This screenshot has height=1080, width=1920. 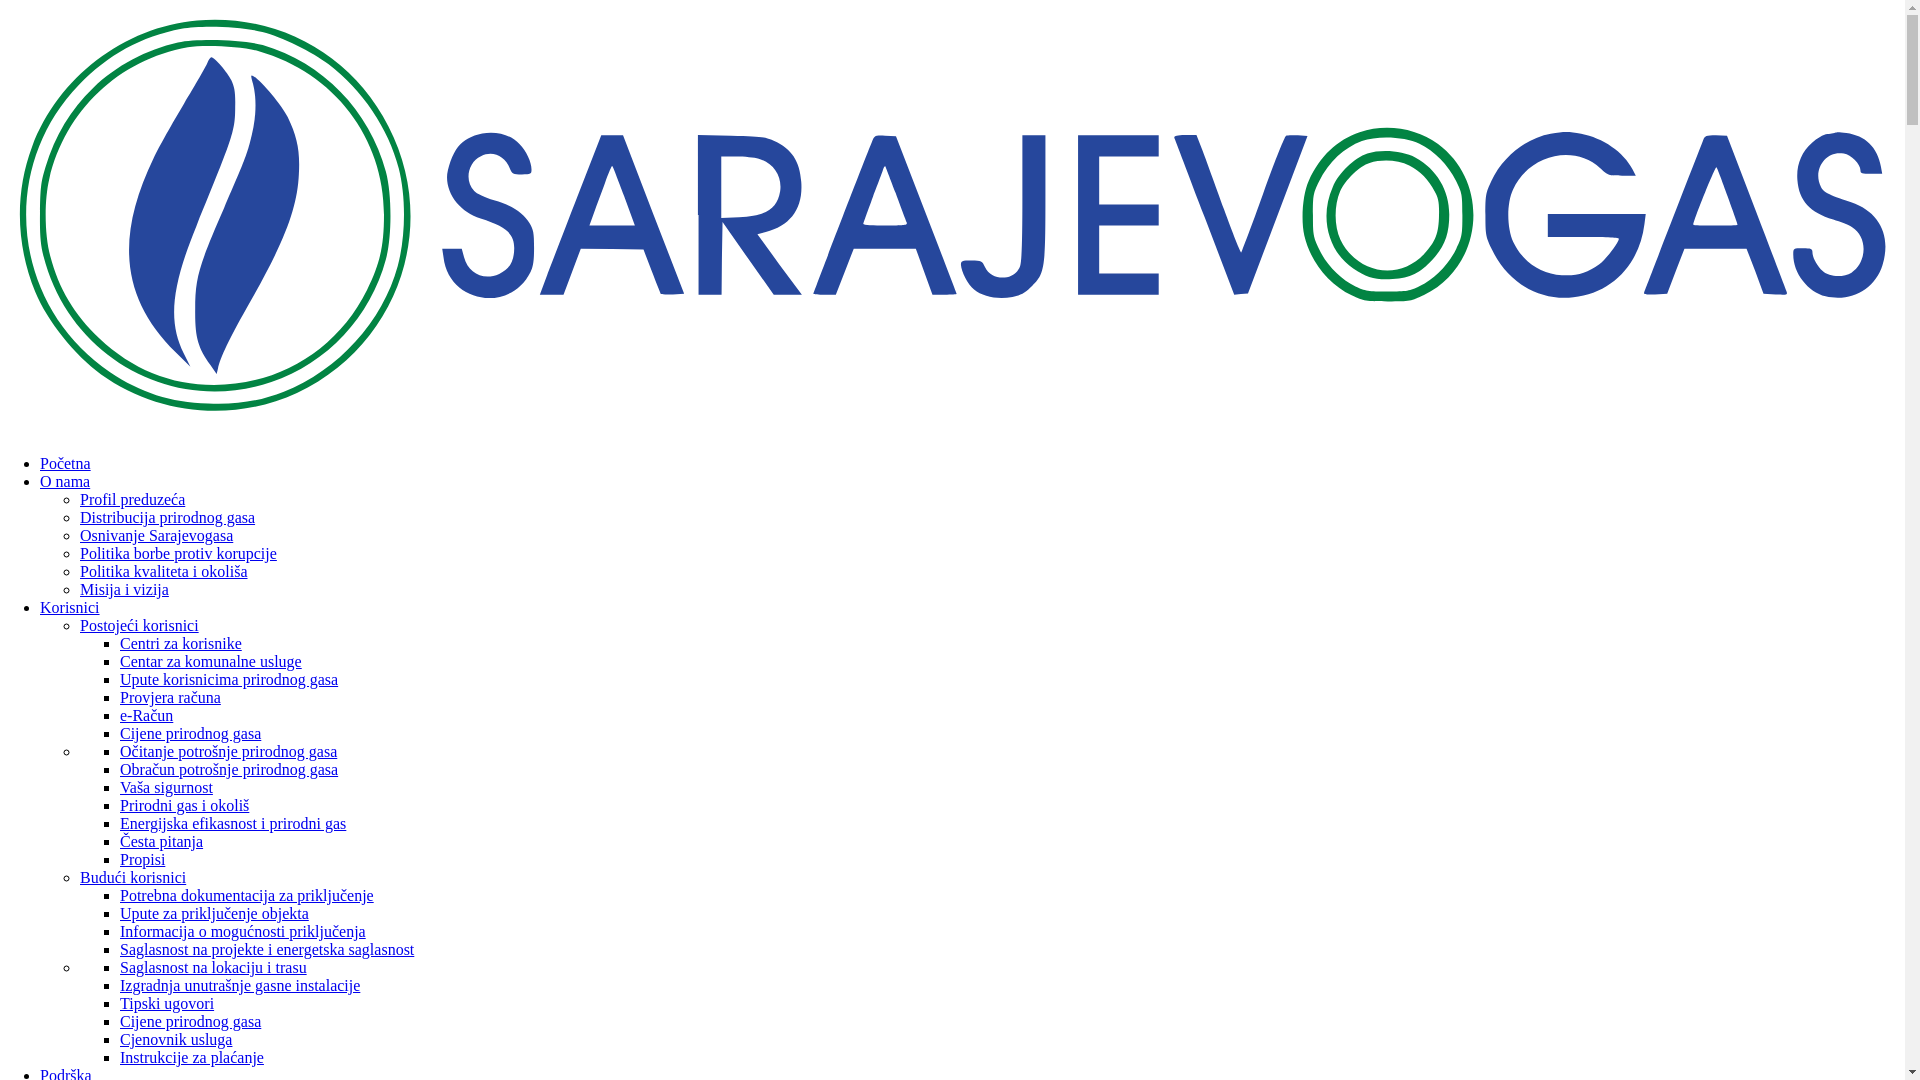 What do you see at coordinates (229, 678) in the screenshot?
I see `'Upute korisnicima prirodnog gasa'` at bounding box center [229, 678].